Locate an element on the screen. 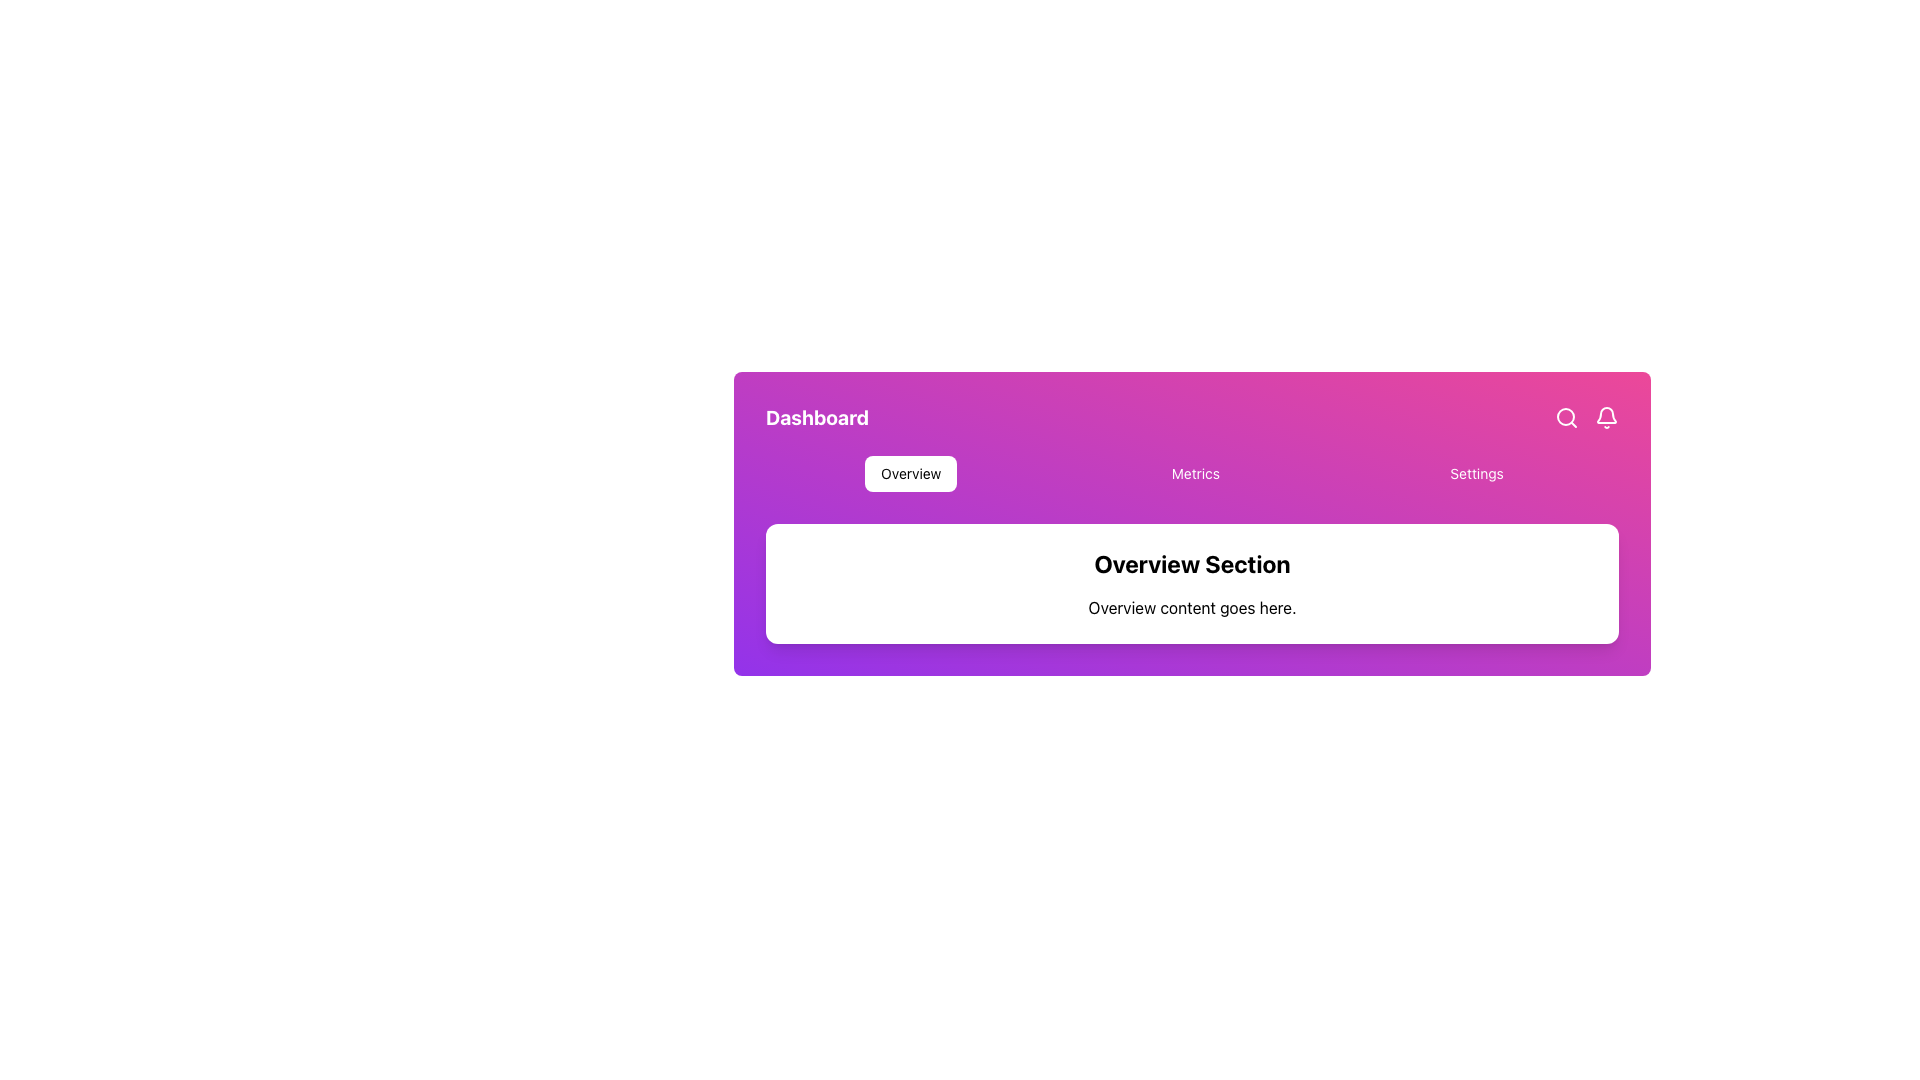 The height and width of the screenshot is (1080, 1920). the circular portion of the magnifying glass icon located in the top-right corner of the interface, which represents the search feature is located at coordinates (1564, 415).